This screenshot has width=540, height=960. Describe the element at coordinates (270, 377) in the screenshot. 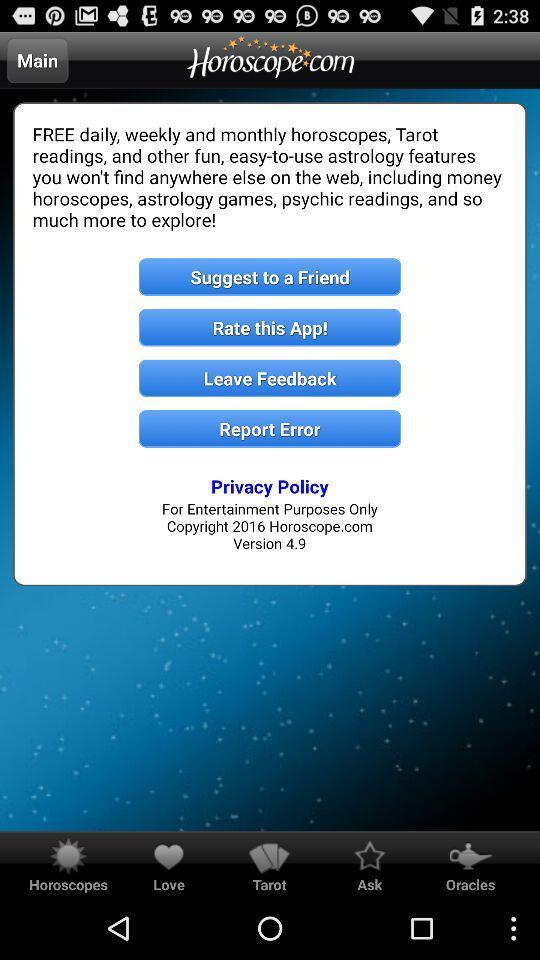

I see `the leave feedback item` at that location.